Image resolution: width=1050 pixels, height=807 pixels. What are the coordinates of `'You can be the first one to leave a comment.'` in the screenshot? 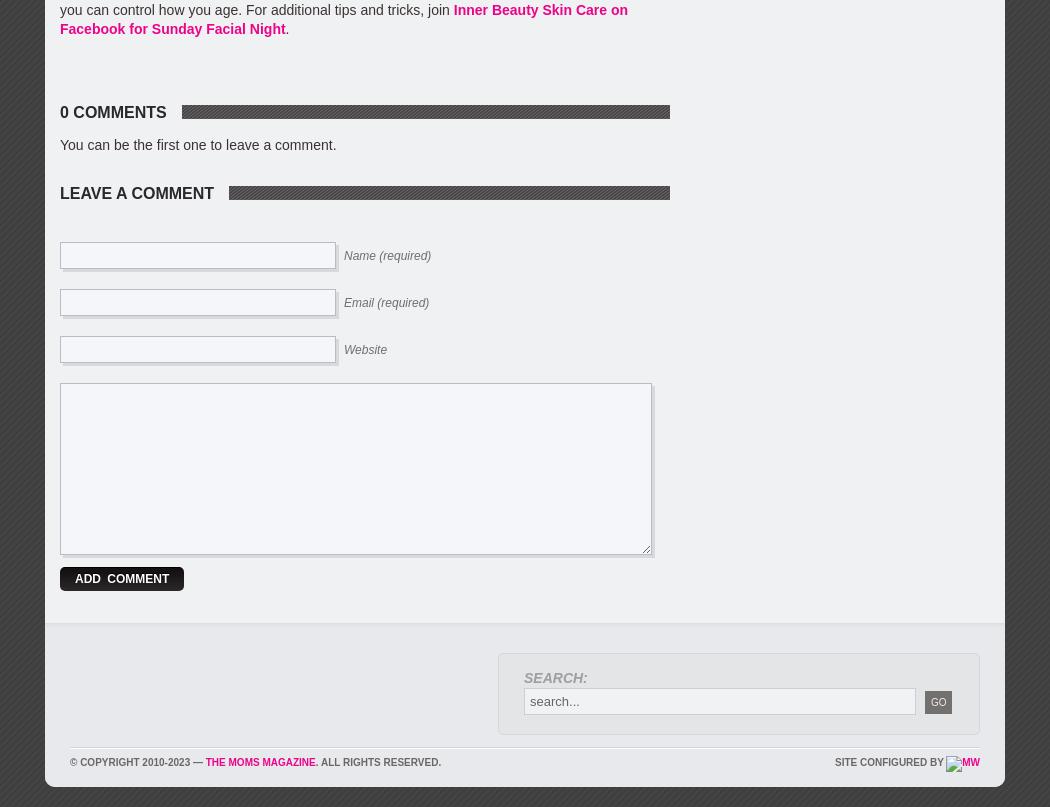 It's located at (197, 144).